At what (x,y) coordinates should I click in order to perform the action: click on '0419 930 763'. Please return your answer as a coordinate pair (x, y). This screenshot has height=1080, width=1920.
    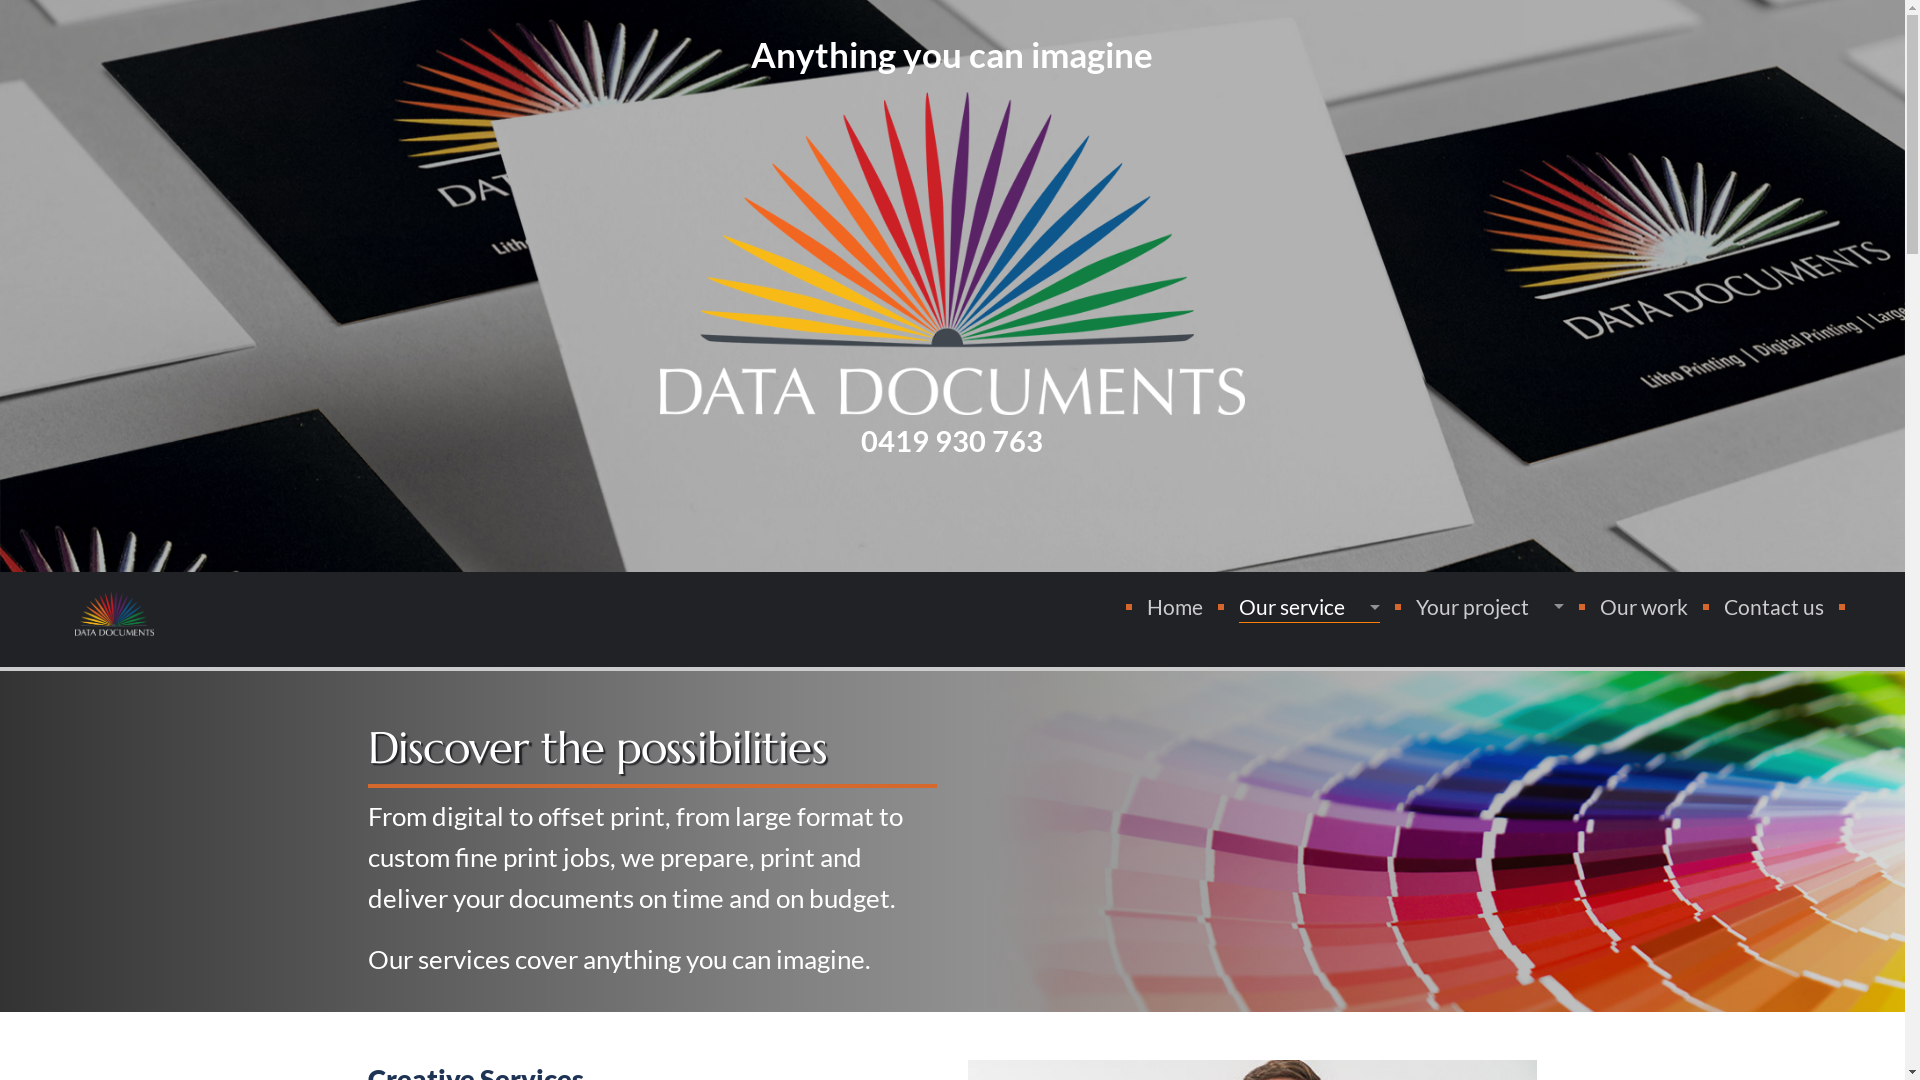
    Looking at the image, I should click on (860, 440).